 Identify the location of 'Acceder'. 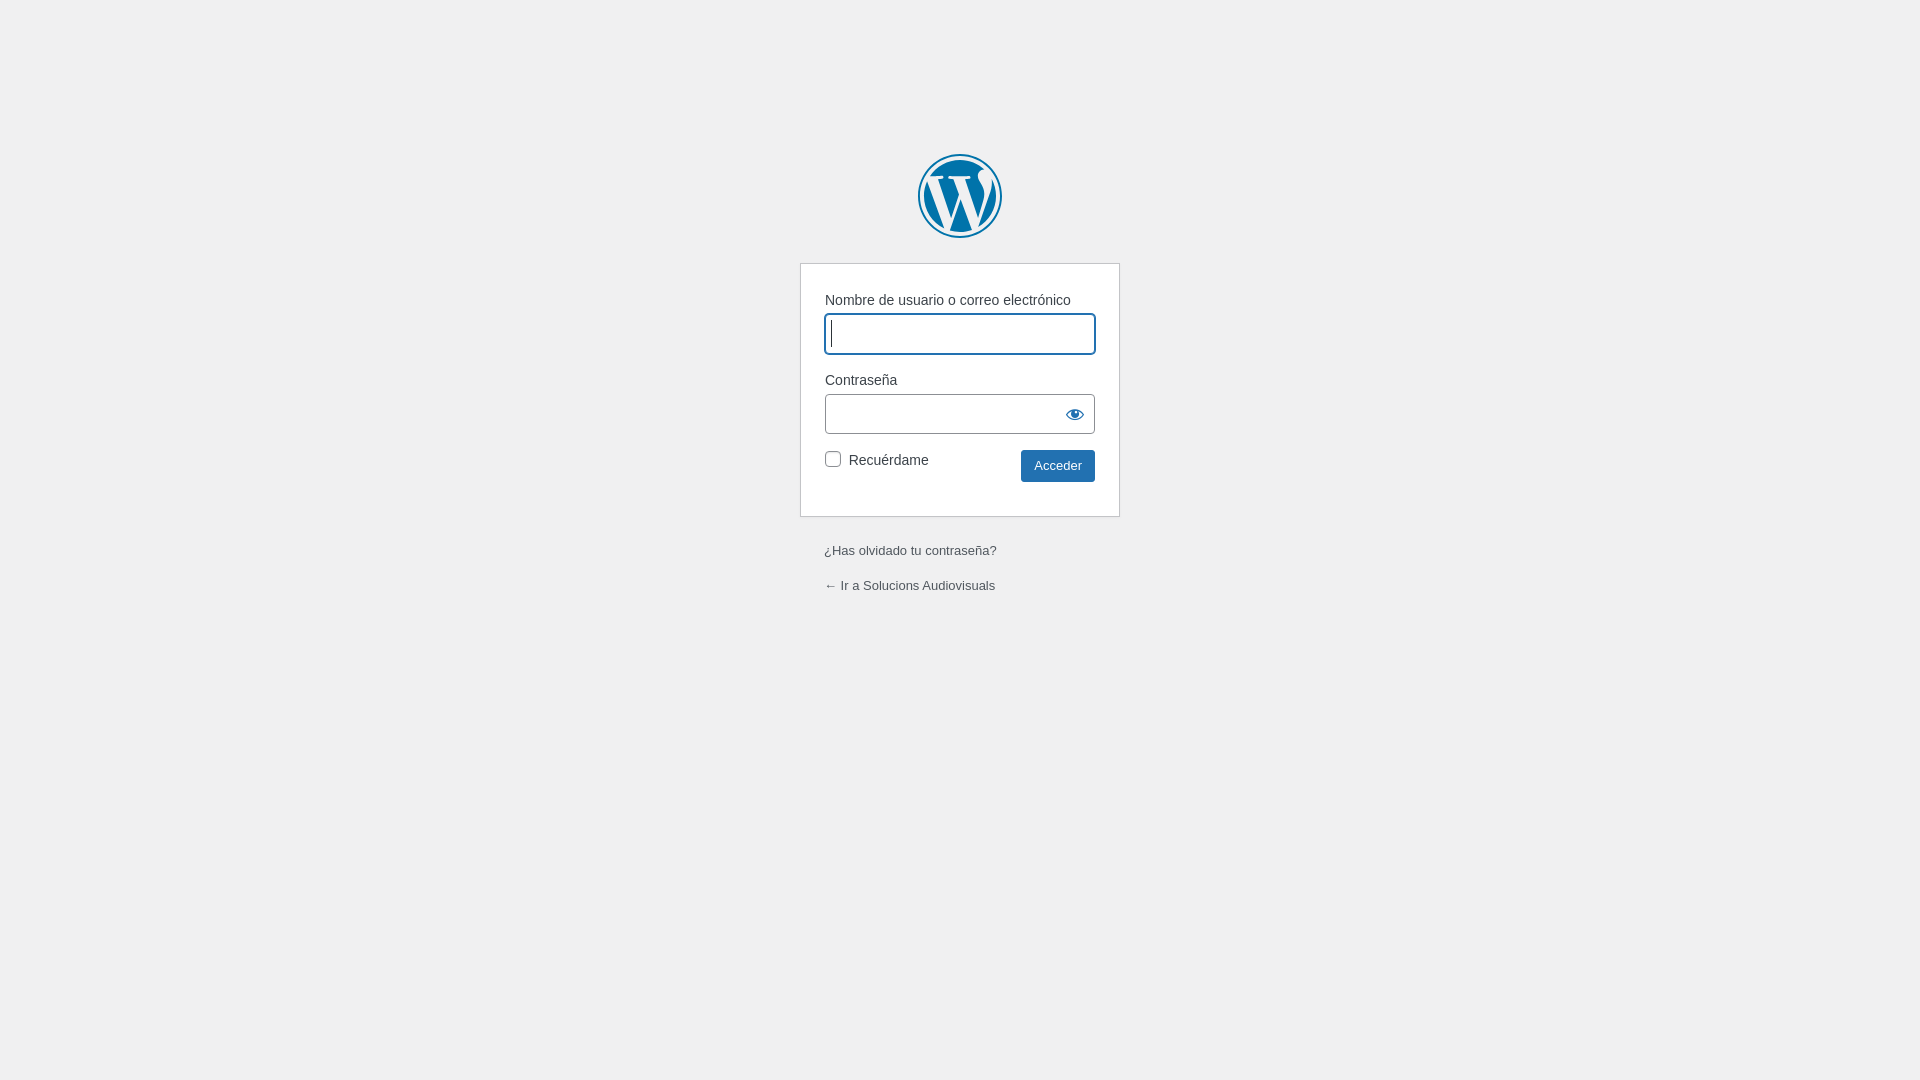
(1056, 466).